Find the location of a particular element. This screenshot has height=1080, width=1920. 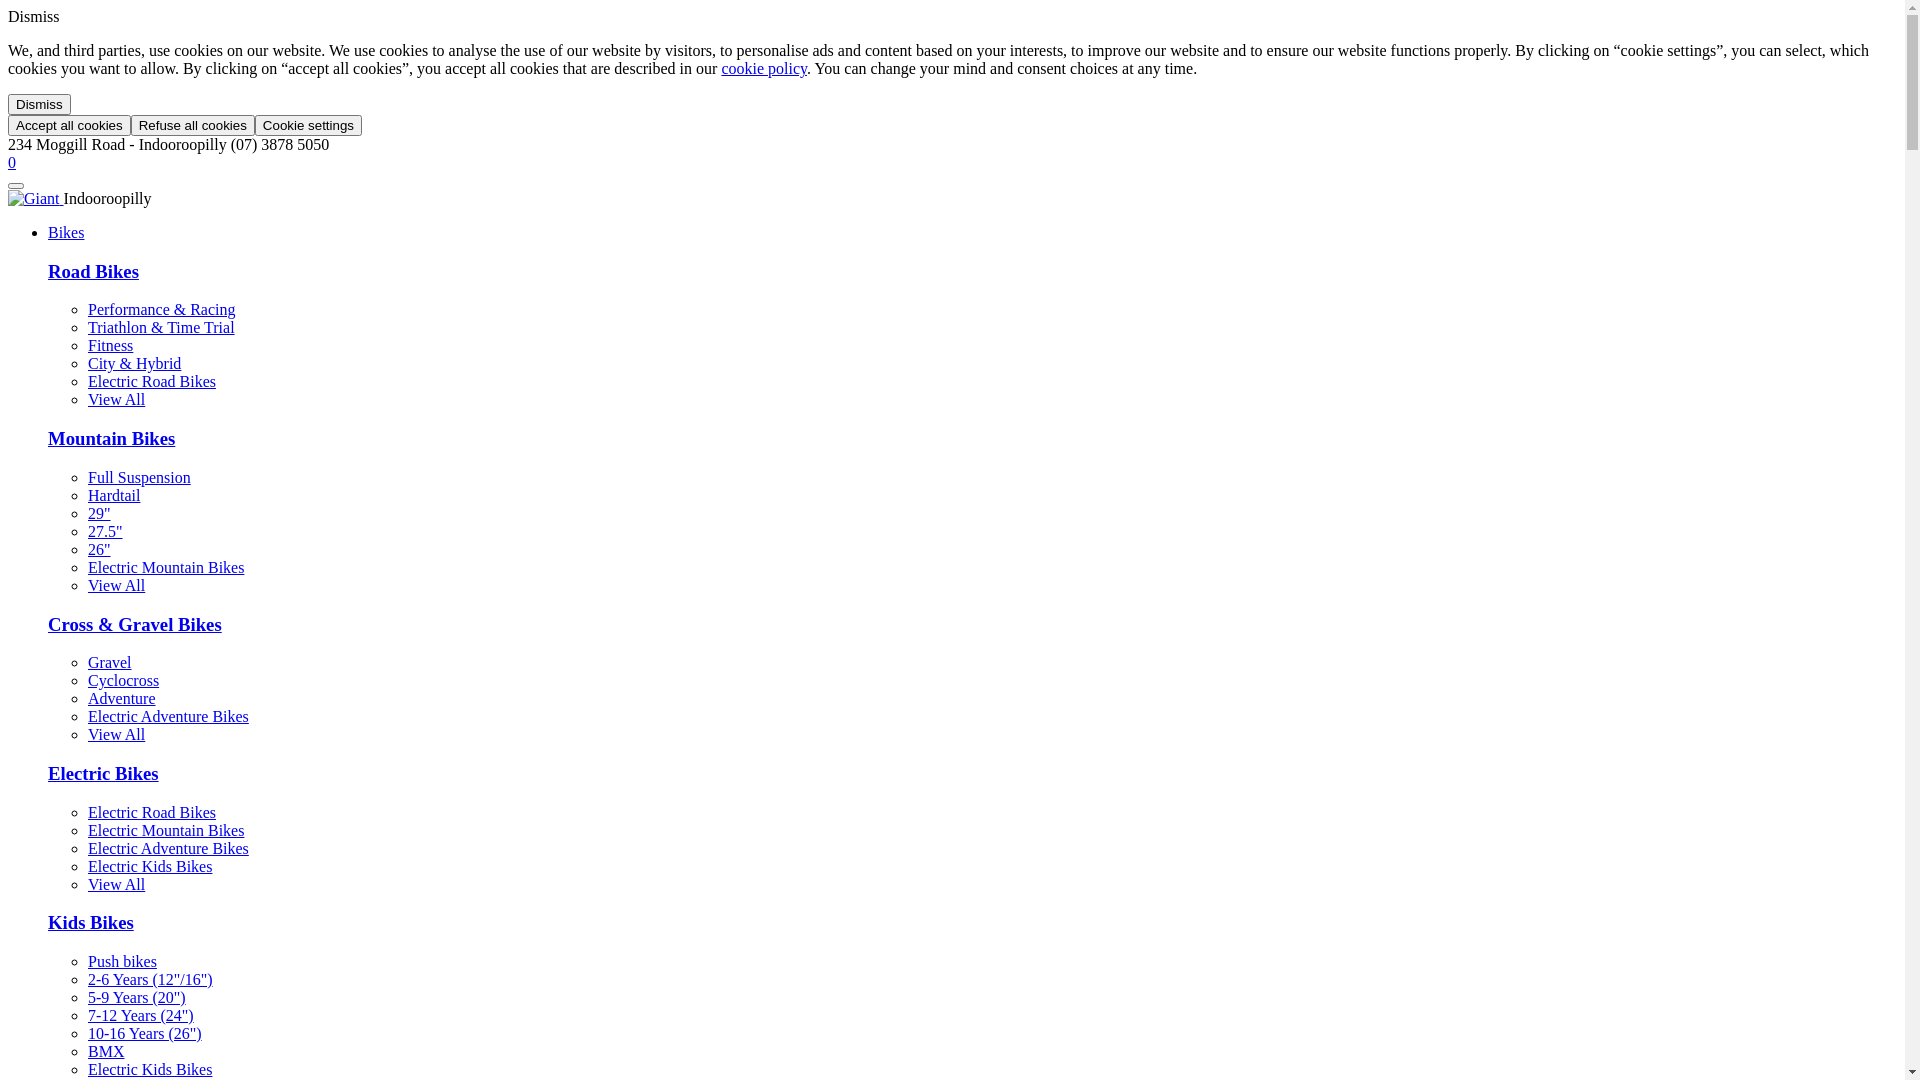

'Push bikes' is located at coordinates (121, 960).